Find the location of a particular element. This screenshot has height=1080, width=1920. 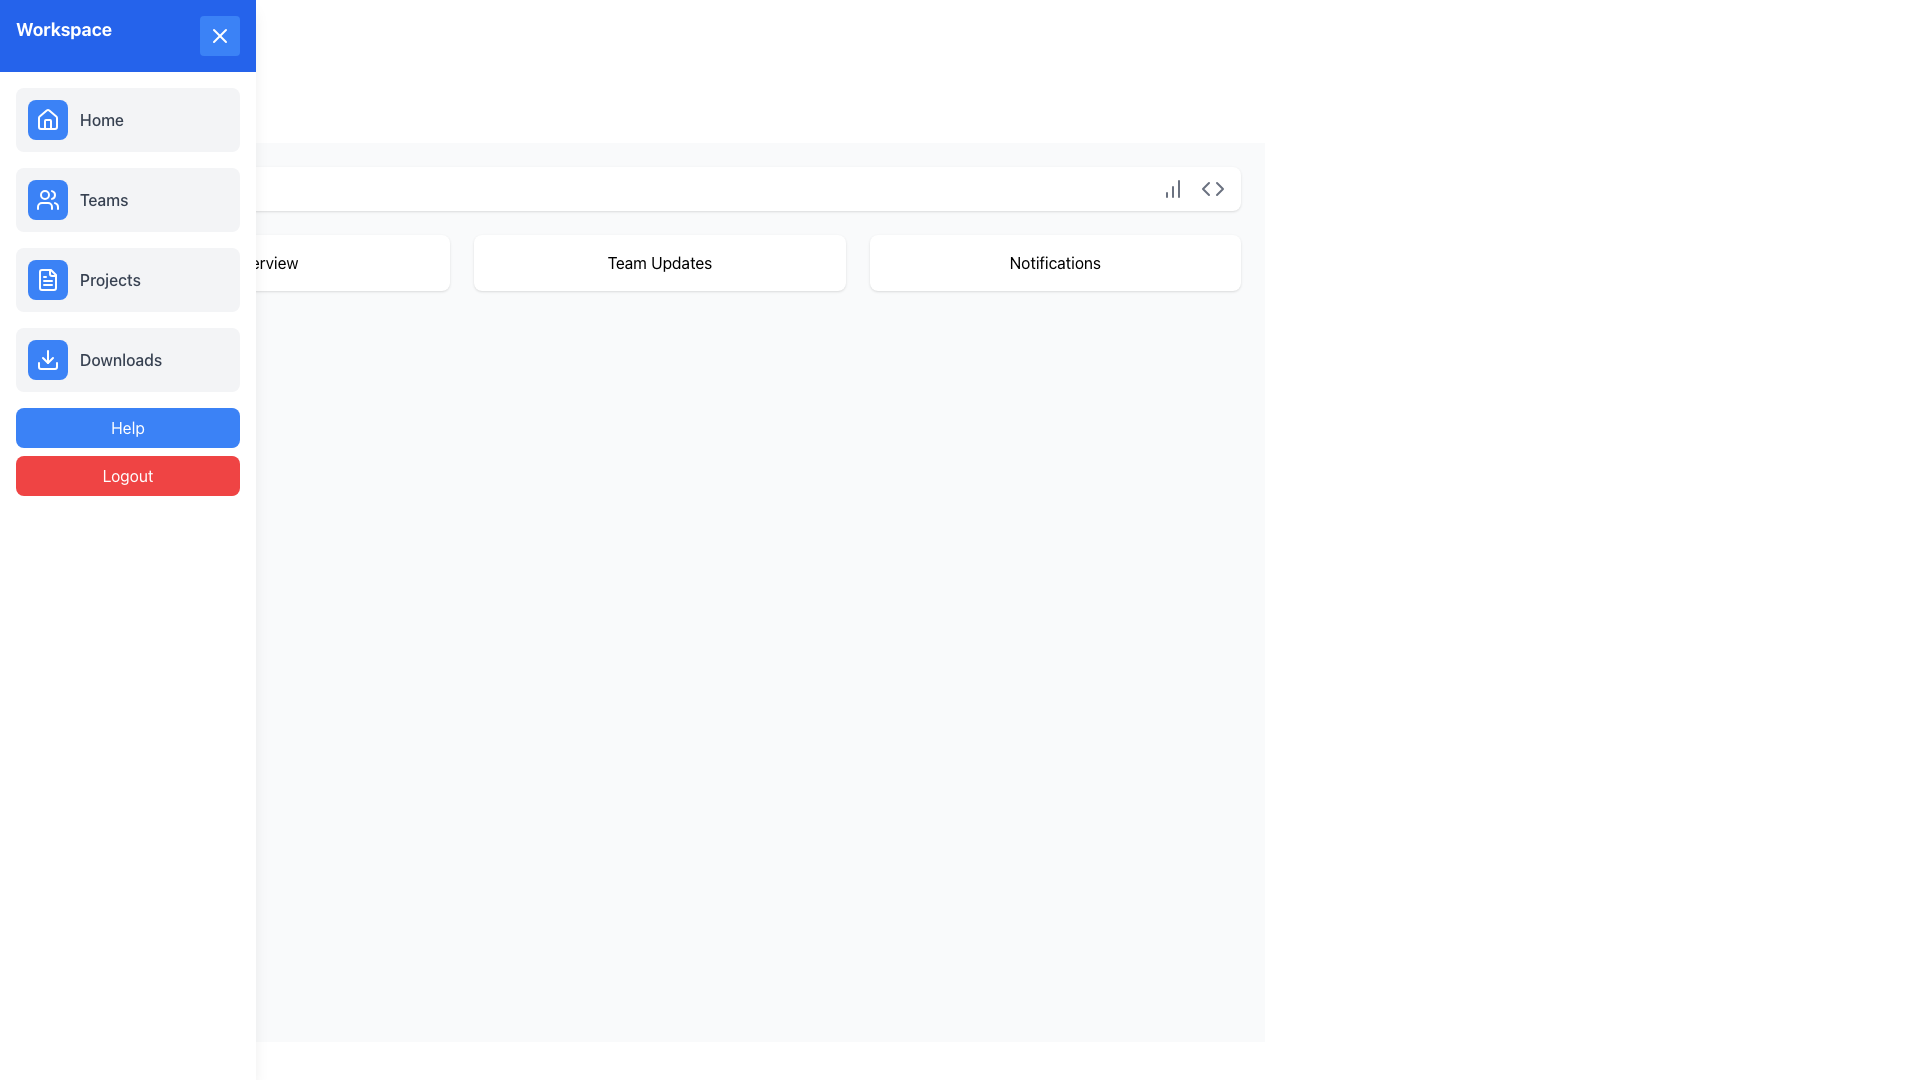

the 'Home' button located at the top of the vertical list is located at coordinates (127, 119).